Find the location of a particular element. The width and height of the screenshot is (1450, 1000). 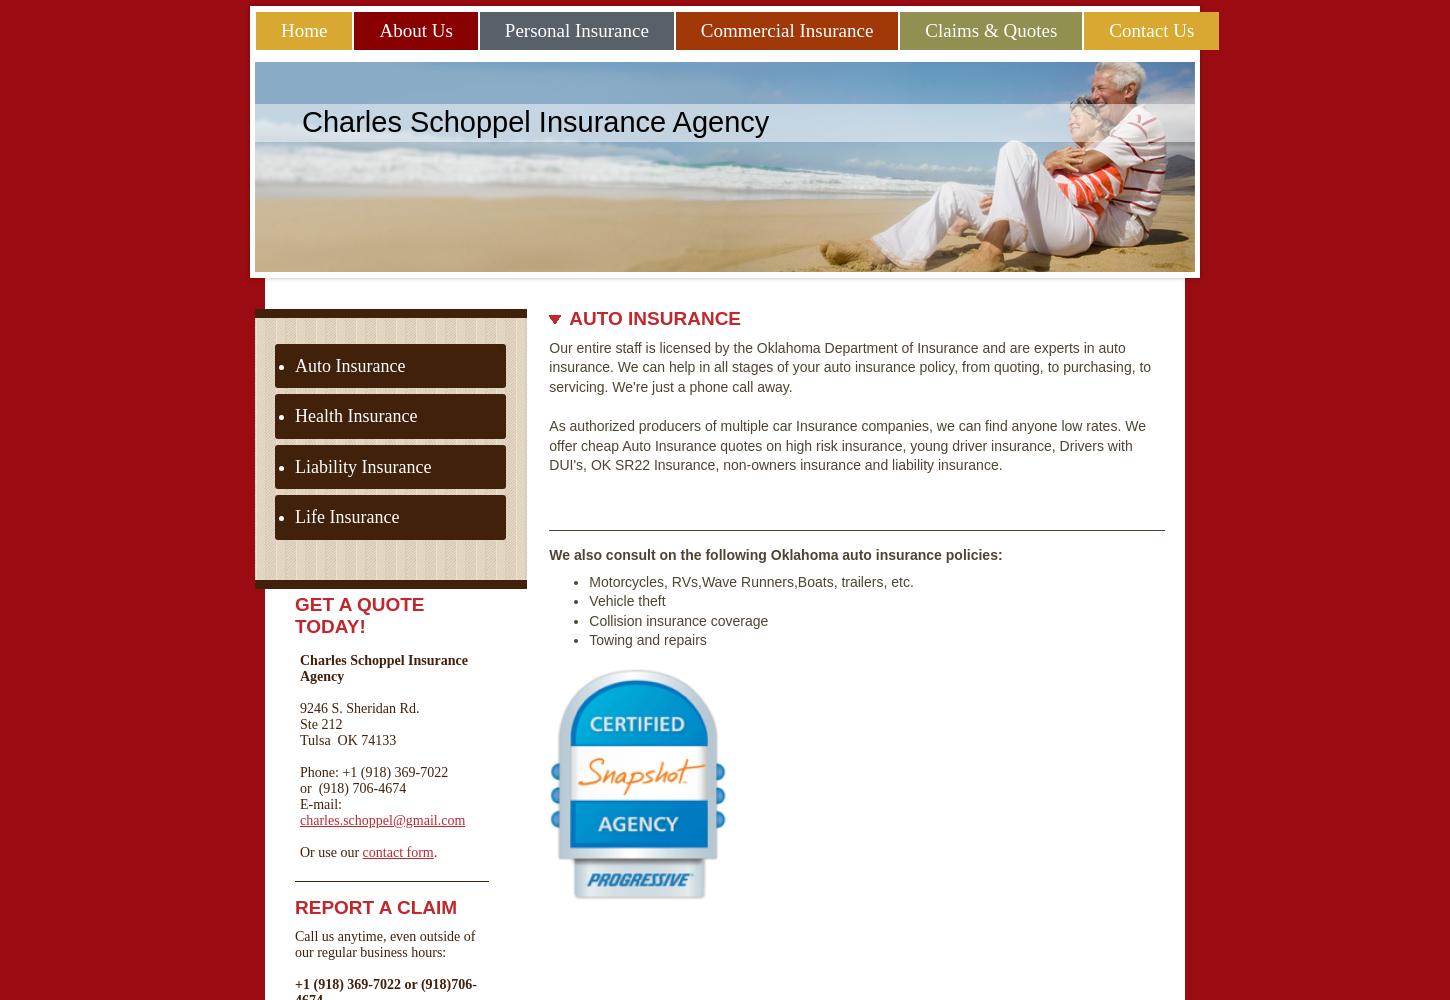

'Collision insurance coverage' is located at coordinates (677, 619).